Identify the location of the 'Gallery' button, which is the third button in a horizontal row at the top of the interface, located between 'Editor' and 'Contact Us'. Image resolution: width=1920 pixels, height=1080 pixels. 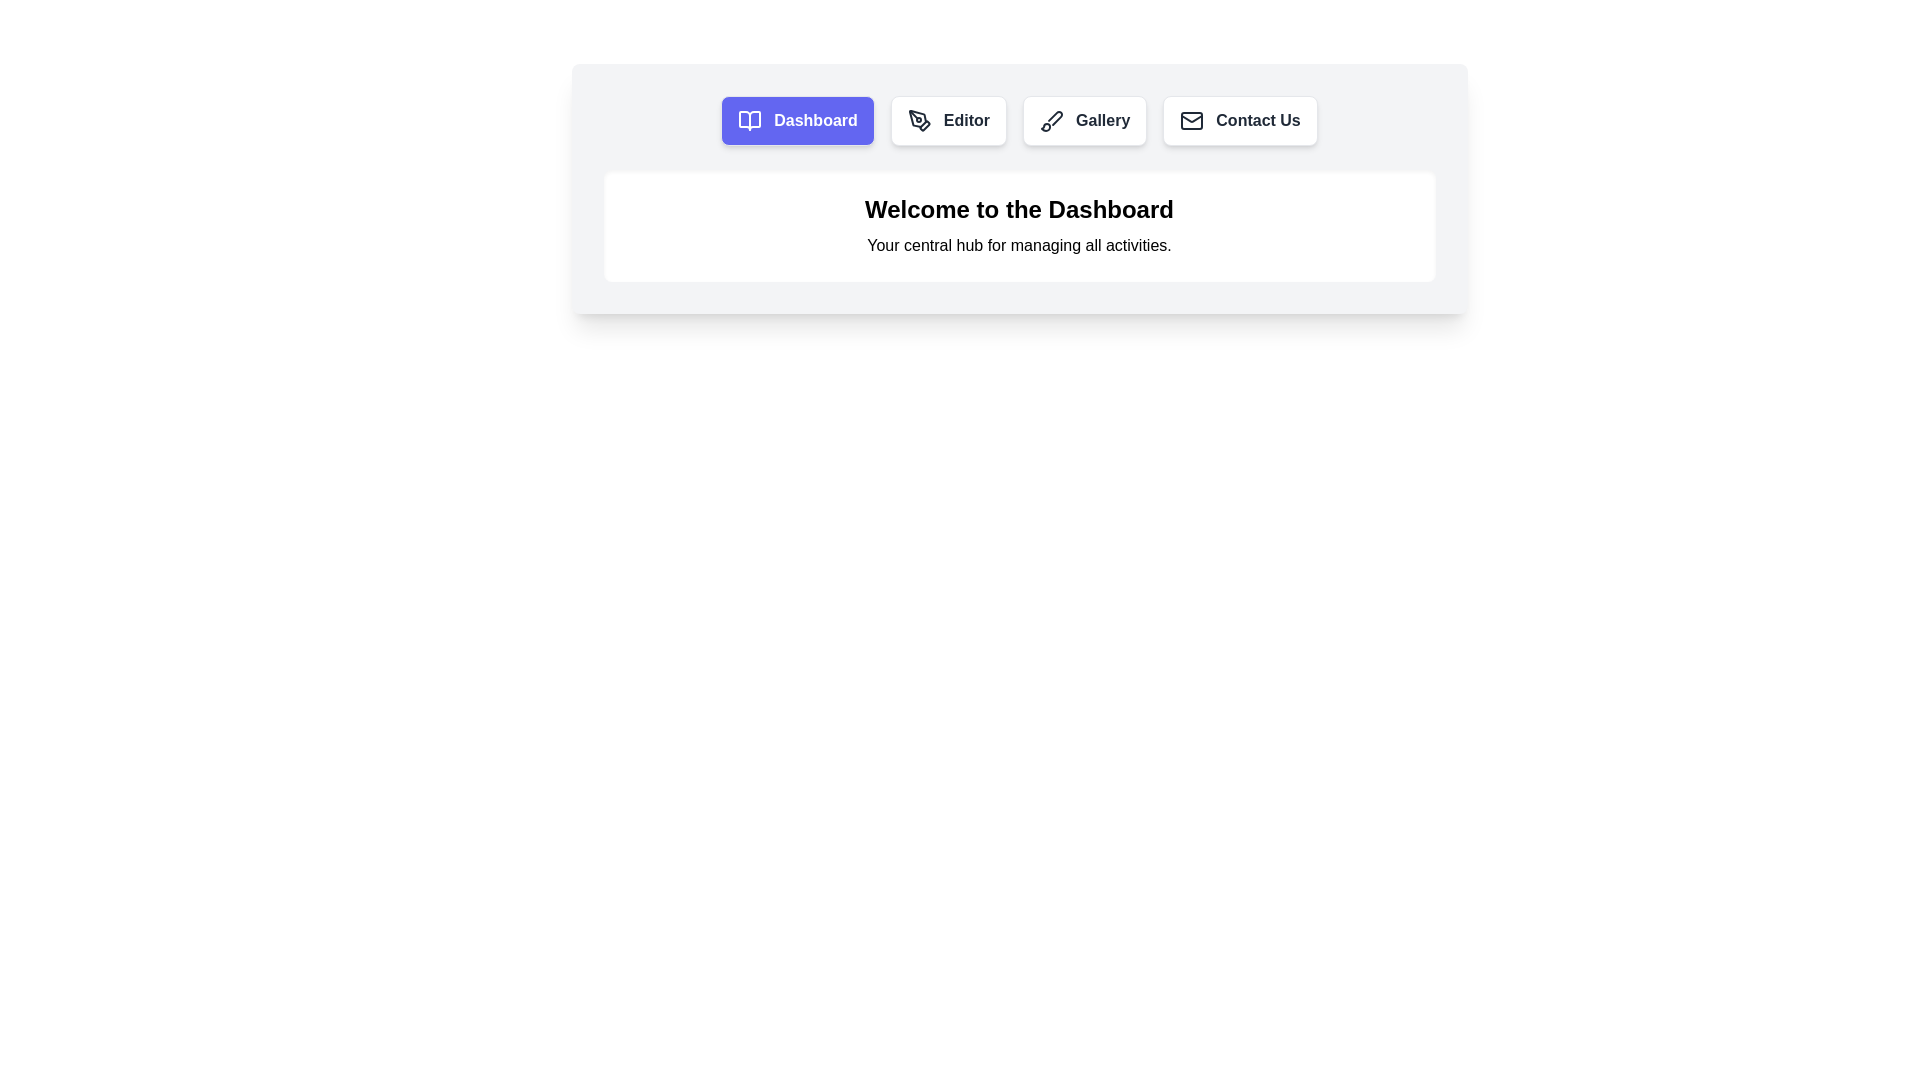
(1084, 120).